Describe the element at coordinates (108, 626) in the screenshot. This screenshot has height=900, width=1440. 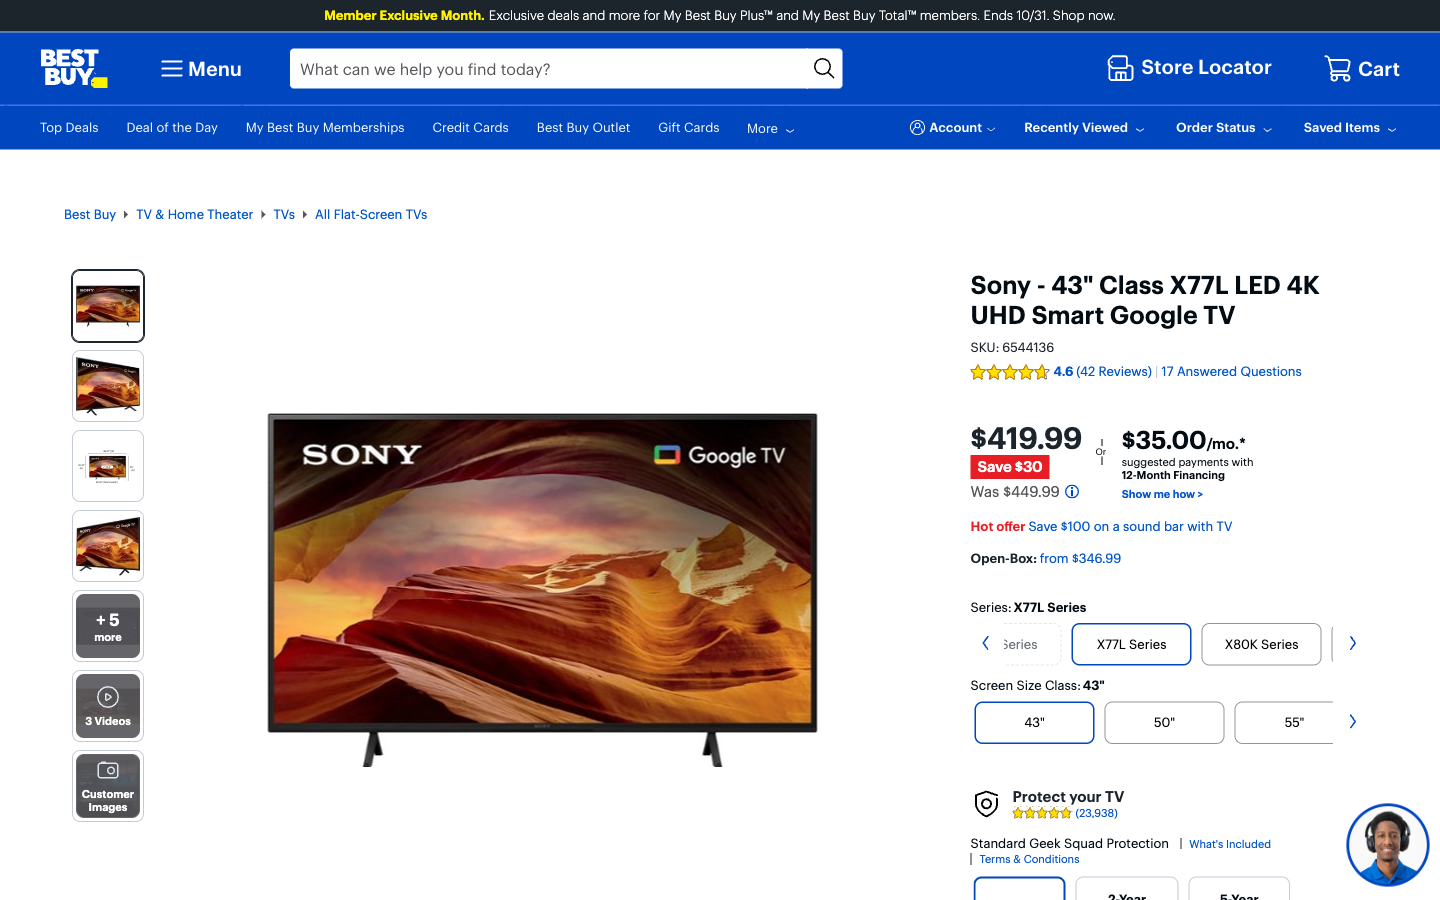
I see `Explore additional pictures of the Sony television` at that location.